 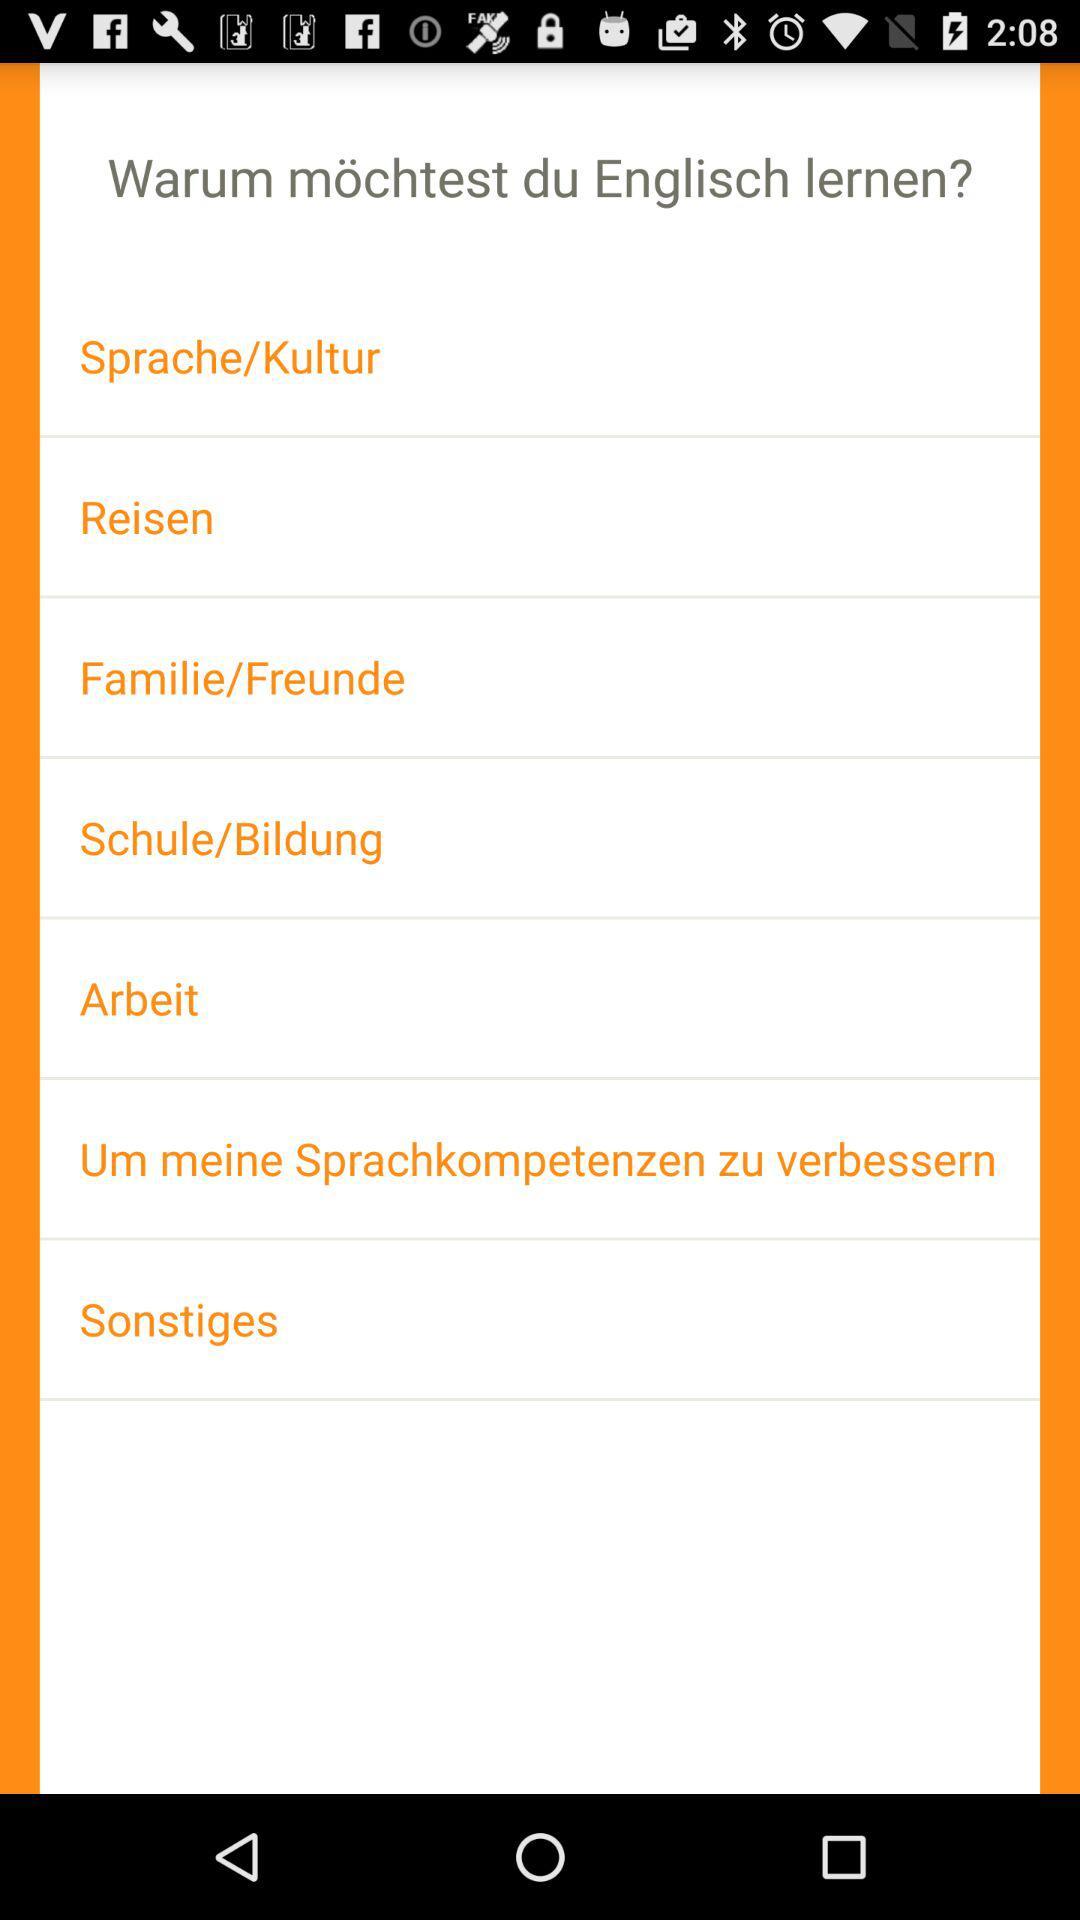 I want to click on icon below the arbeit icon, so click(x=540, y=1158).